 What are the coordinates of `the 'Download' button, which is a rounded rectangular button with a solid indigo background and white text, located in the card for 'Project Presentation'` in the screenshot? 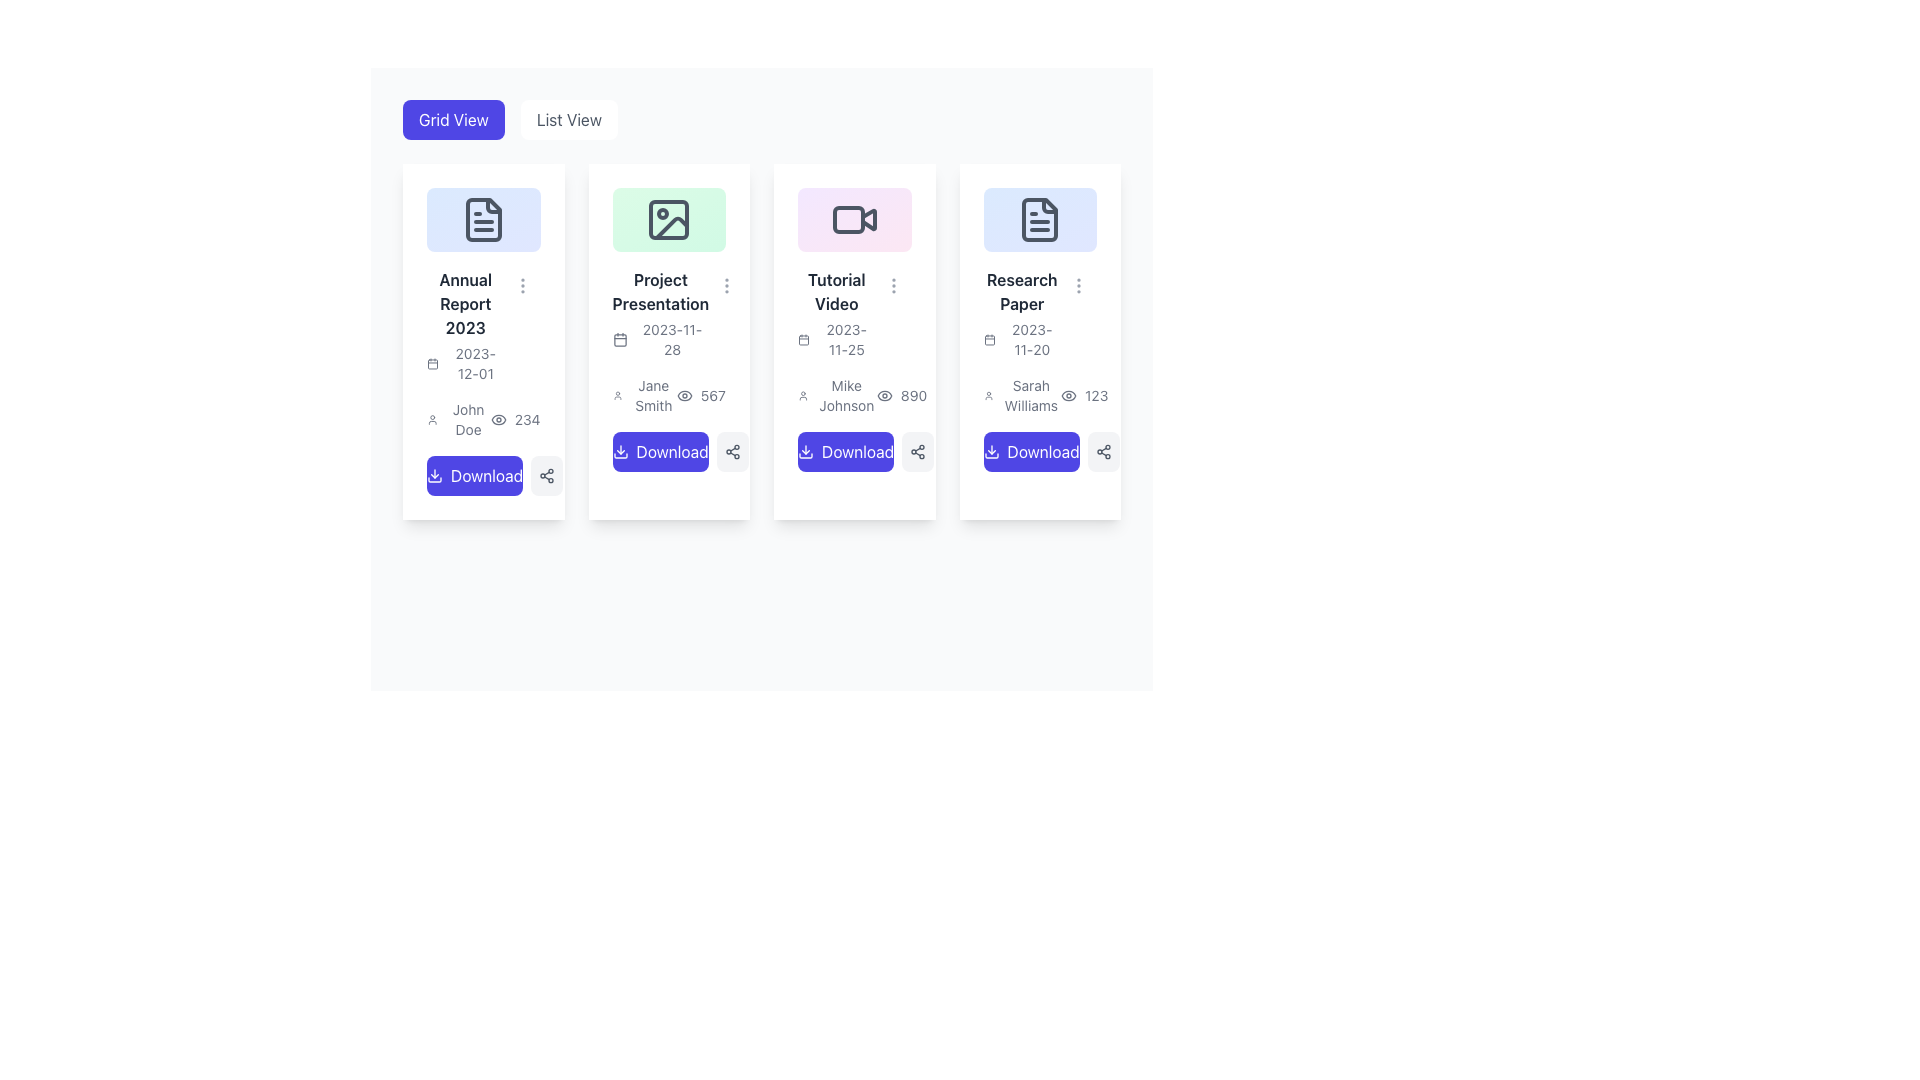 It's located at (660, 451).